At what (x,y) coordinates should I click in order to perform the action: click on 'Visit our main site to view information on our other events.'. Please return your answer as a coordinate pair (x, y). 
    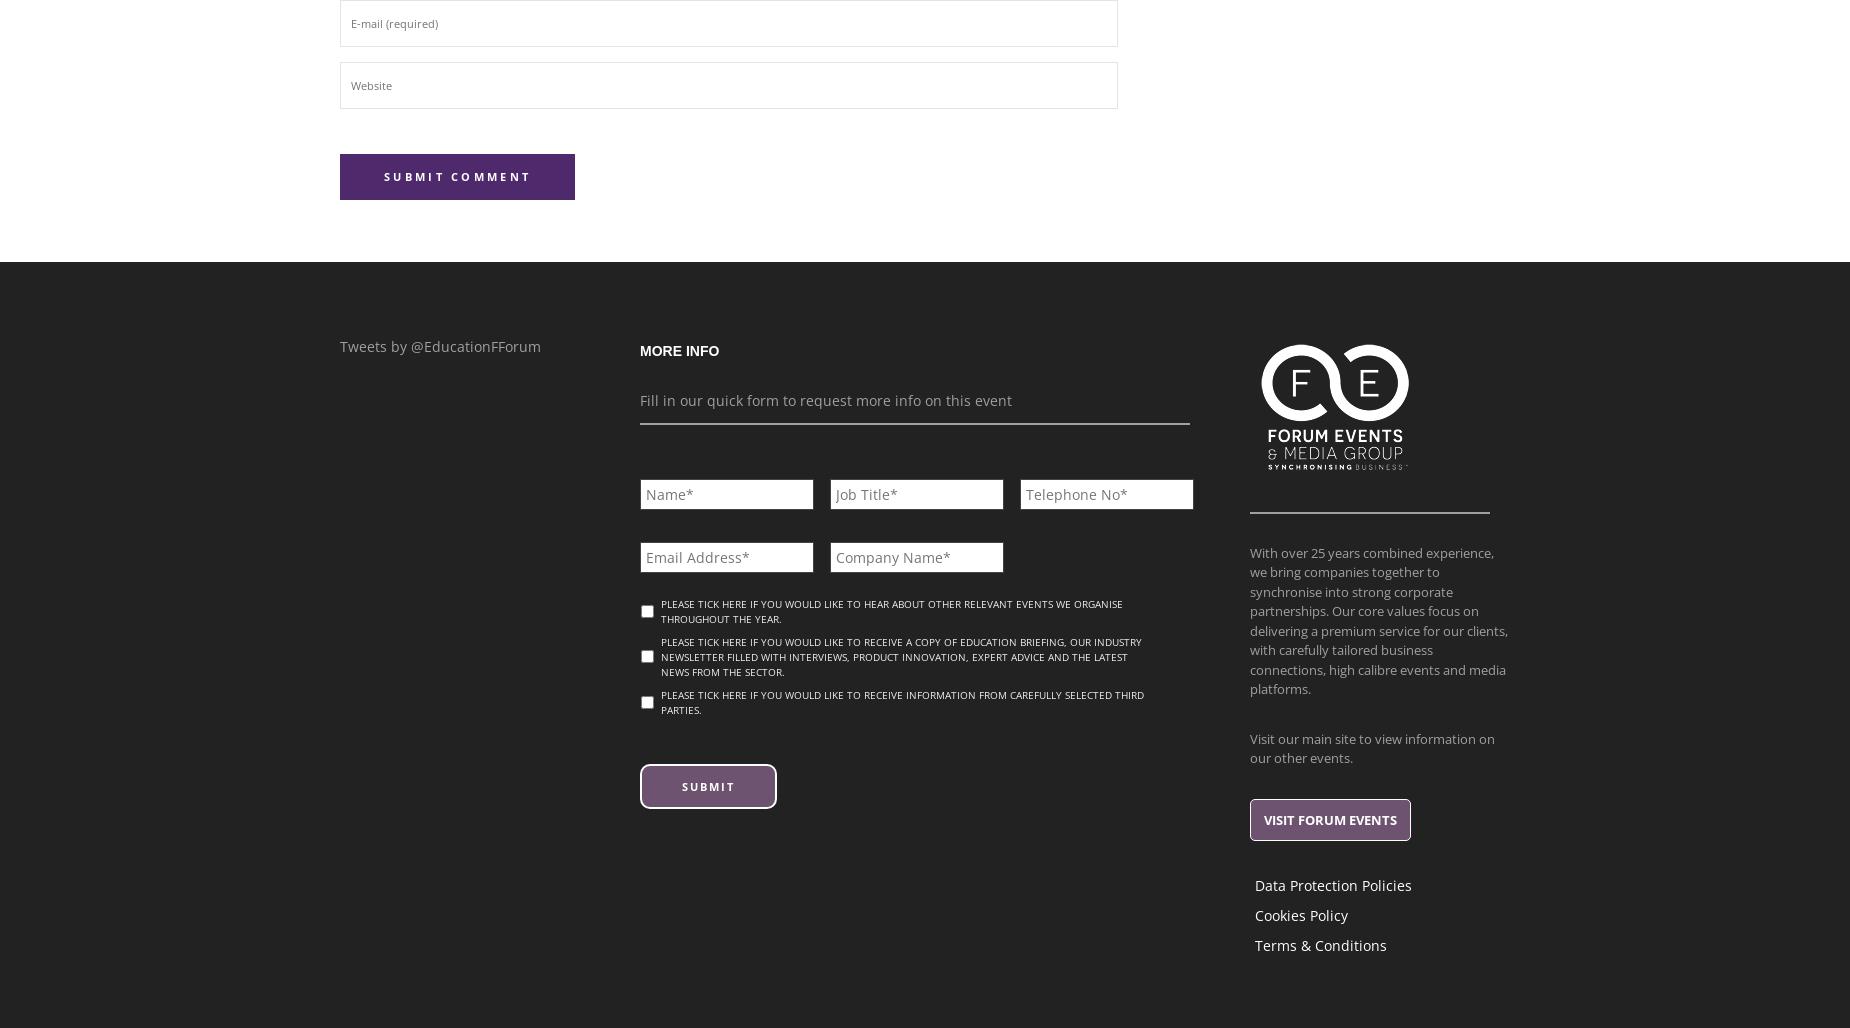
    Looking at the image, I should click on (1249, 746).